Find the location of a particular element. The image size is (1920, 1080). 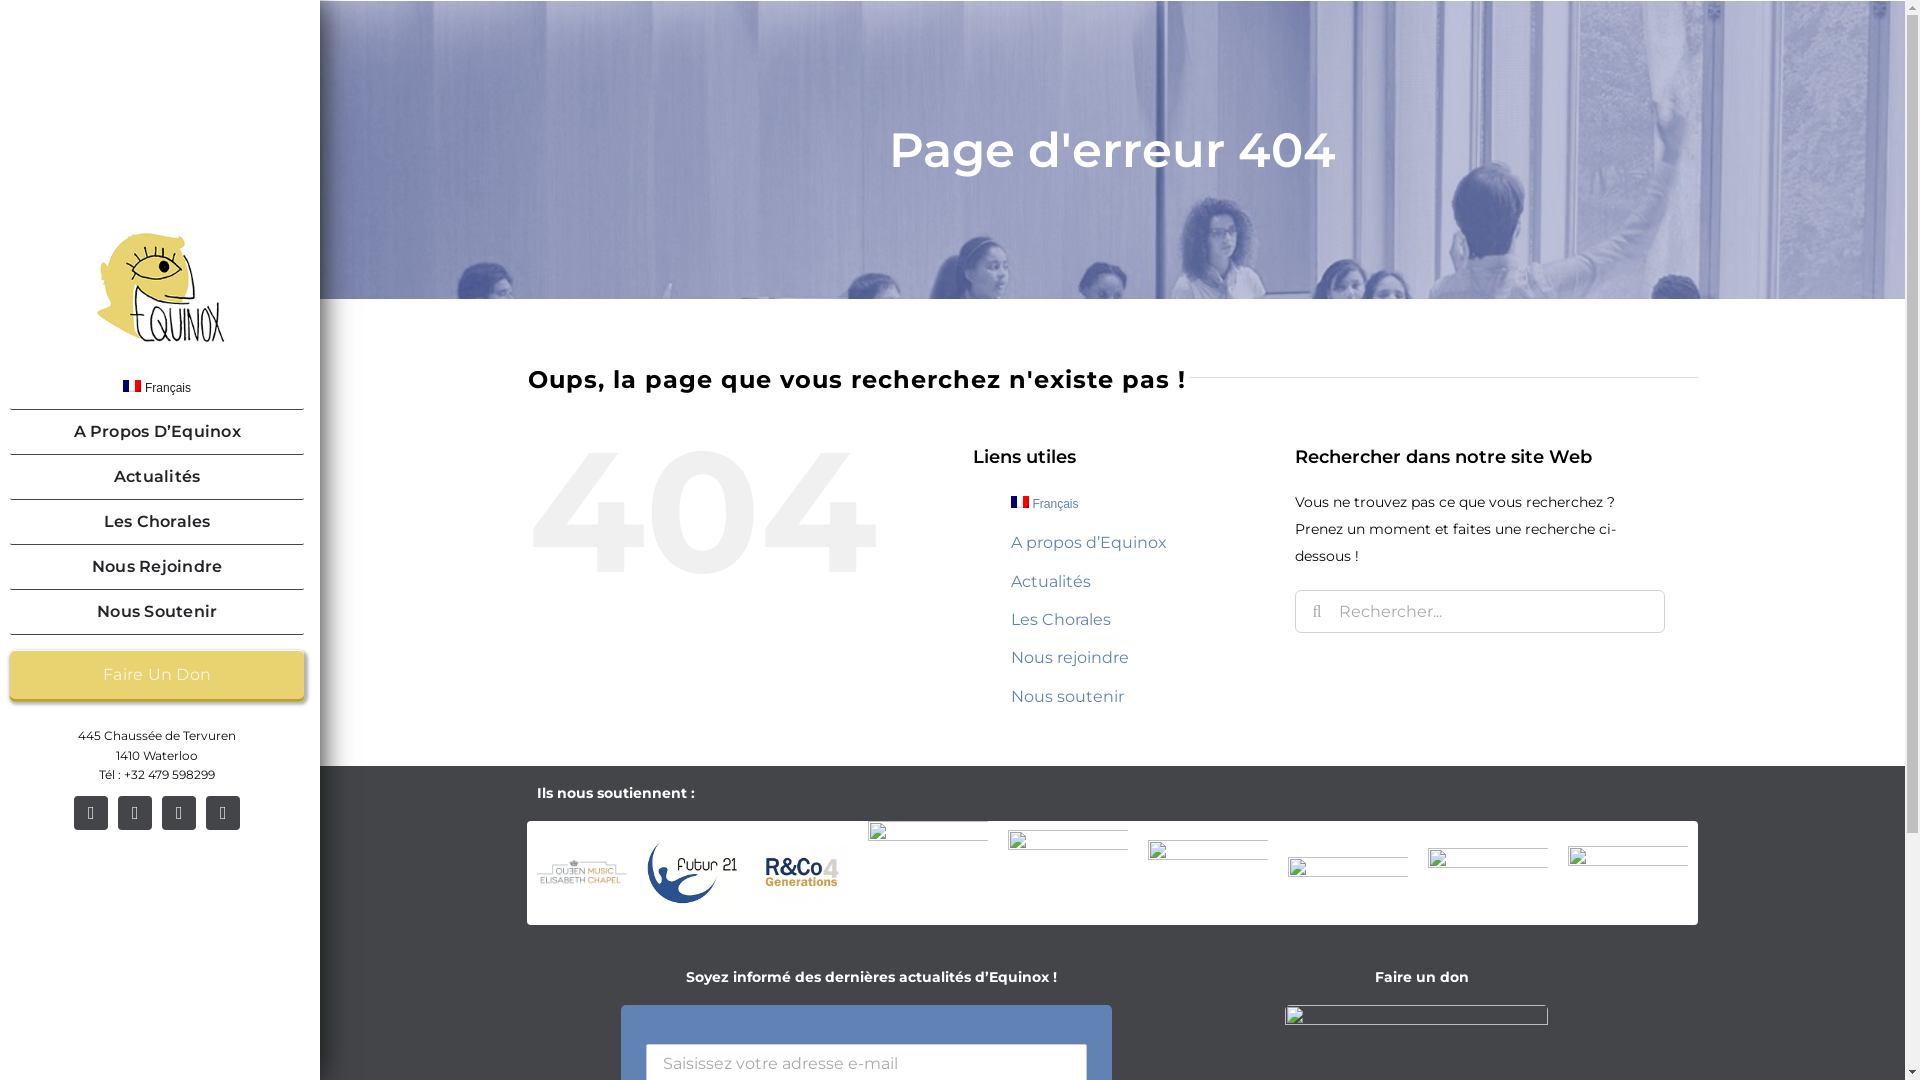

'Les Chorales' is located at coordinates (156, 521).